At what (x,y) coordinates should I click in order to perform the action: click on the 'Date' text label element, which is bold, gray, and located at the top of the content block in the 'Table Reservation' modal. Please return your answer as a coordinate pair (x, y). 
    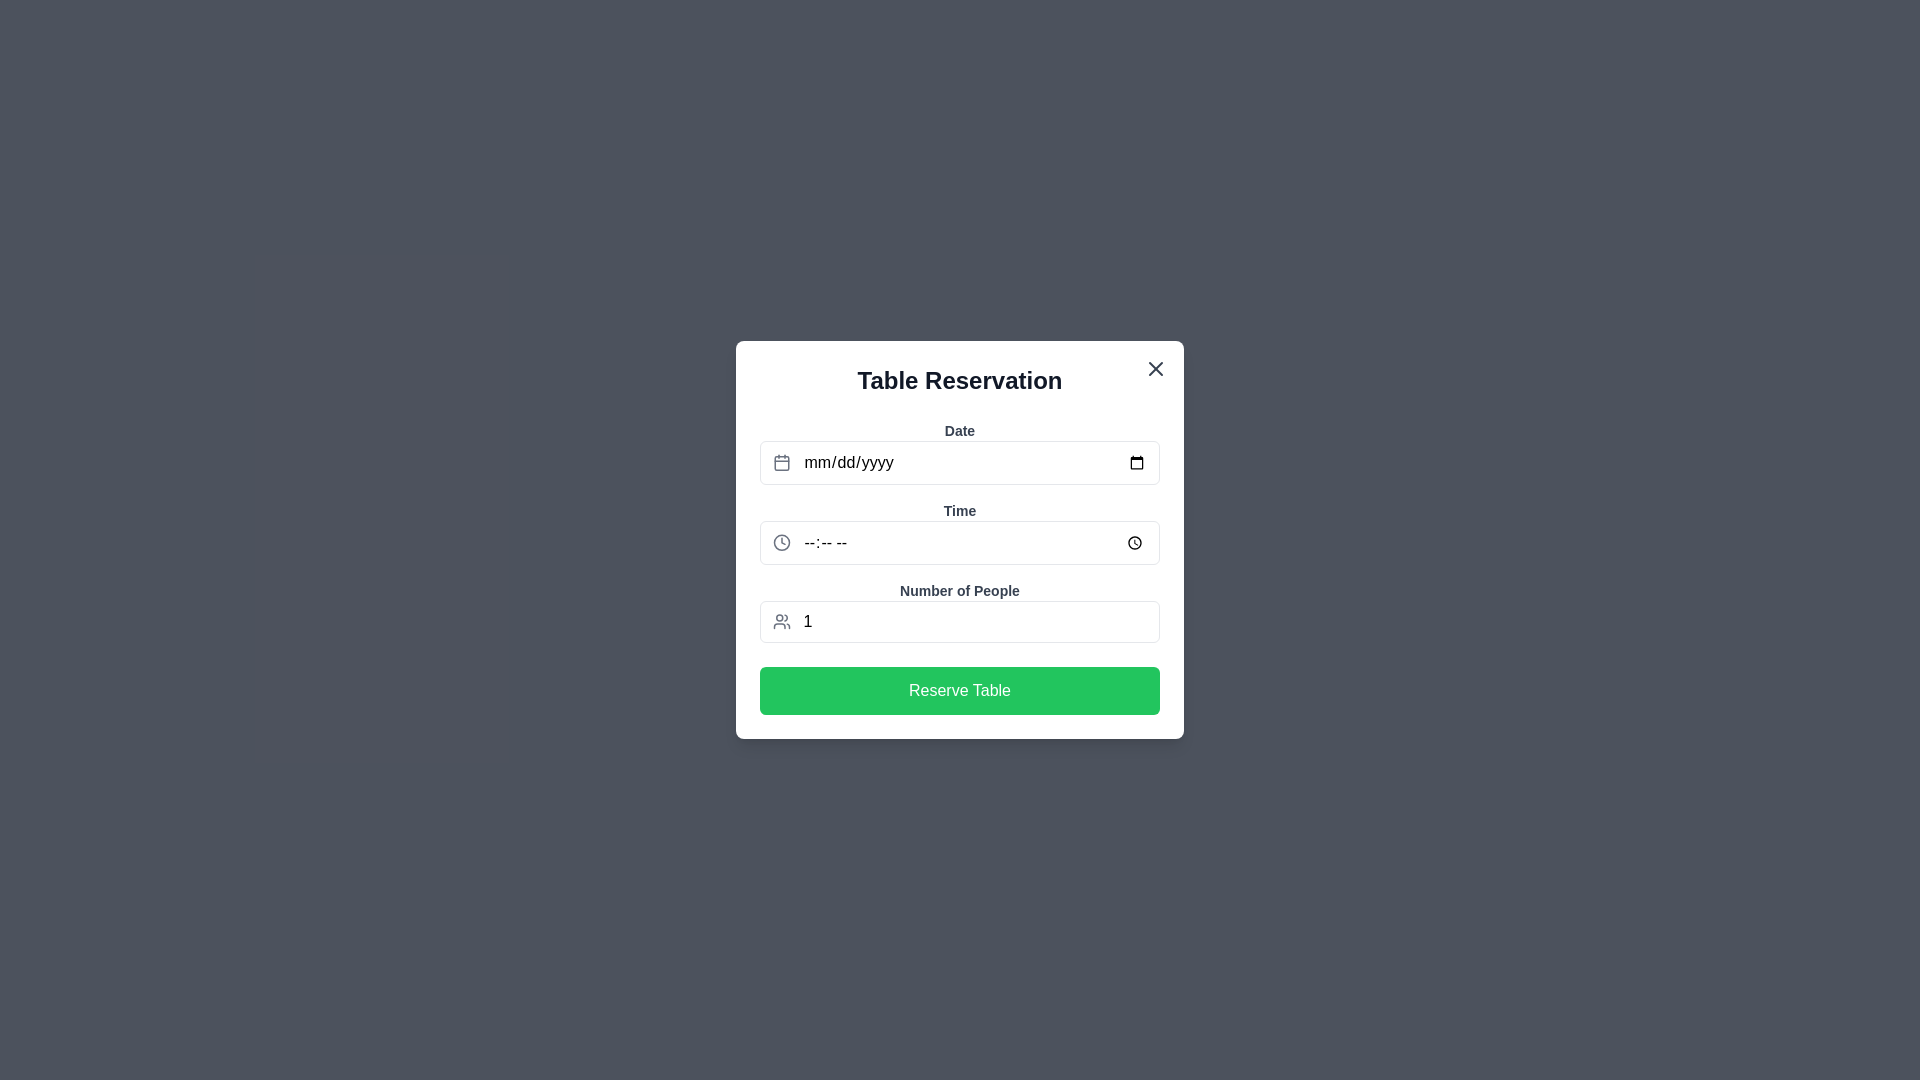
    Looking at the image, I should click on (960, 430).